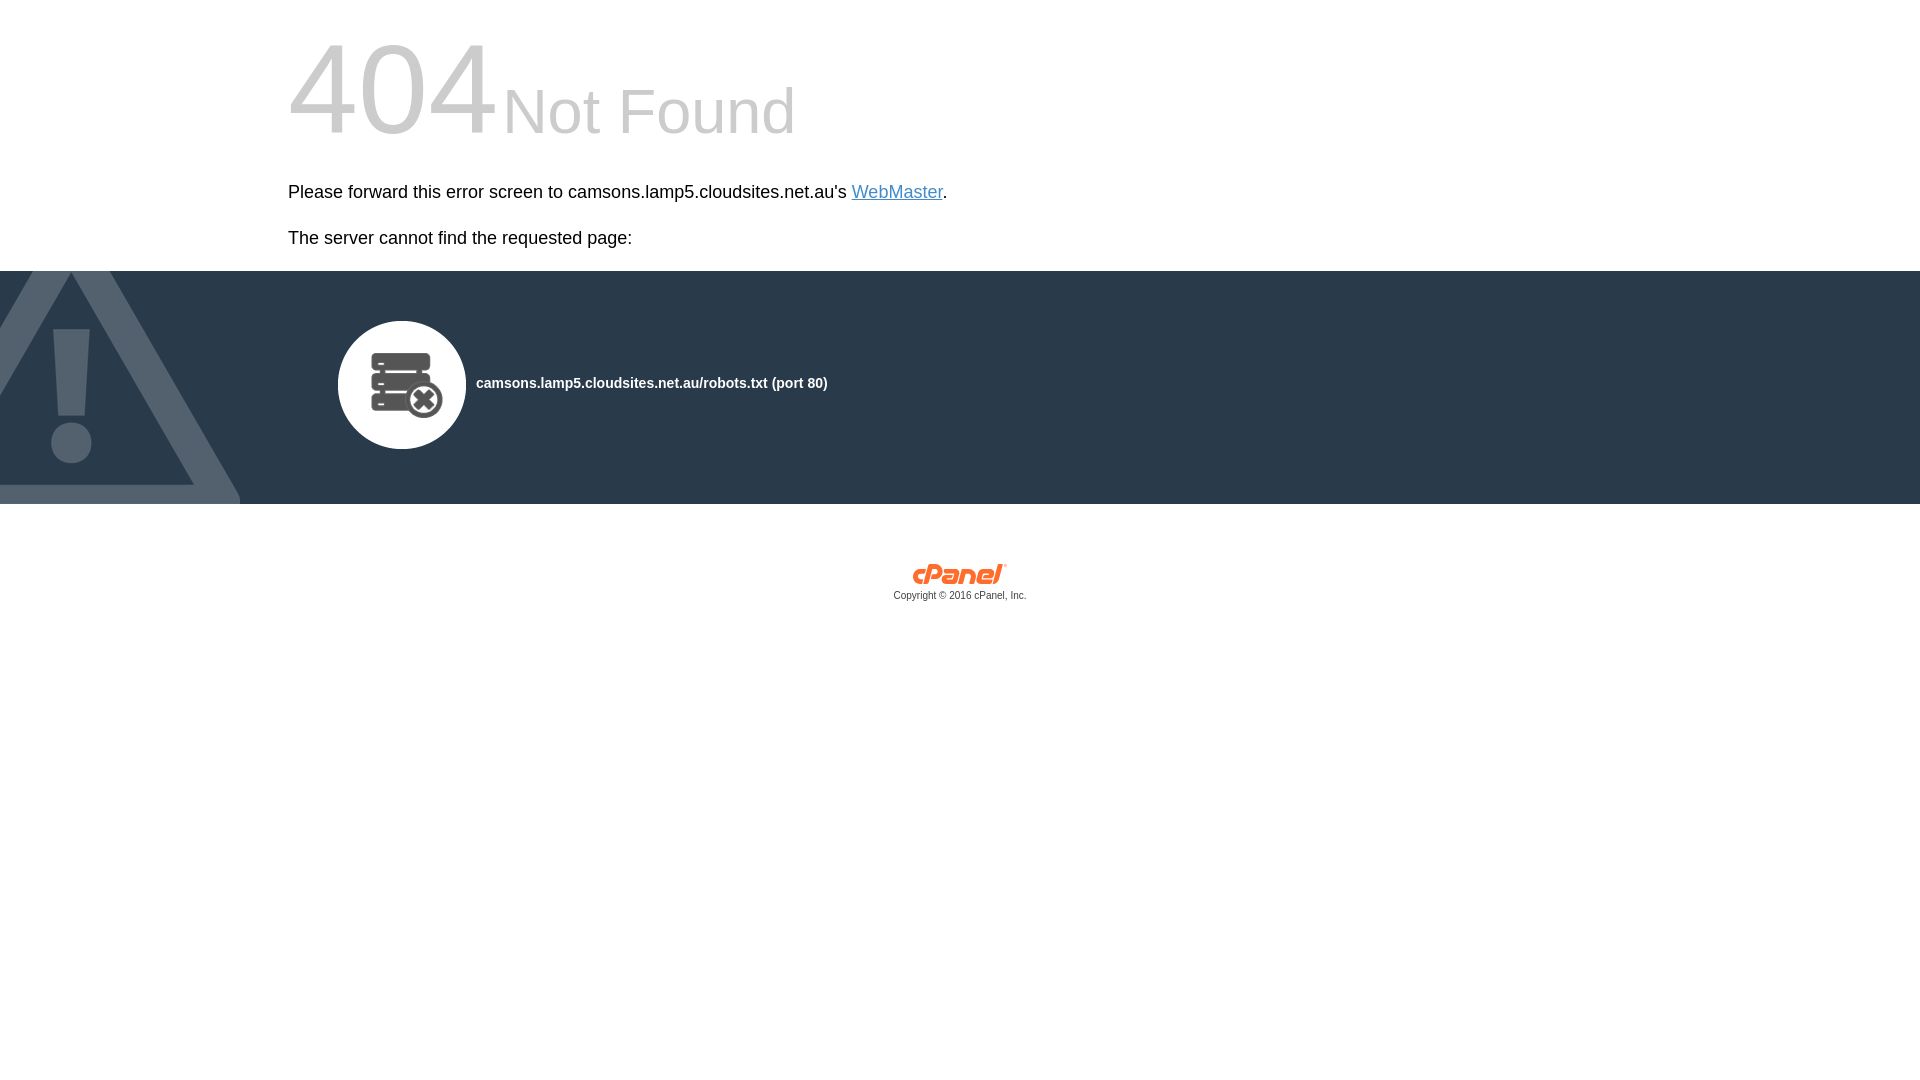  I want to click on 'WebMaster', so click(896, 192).